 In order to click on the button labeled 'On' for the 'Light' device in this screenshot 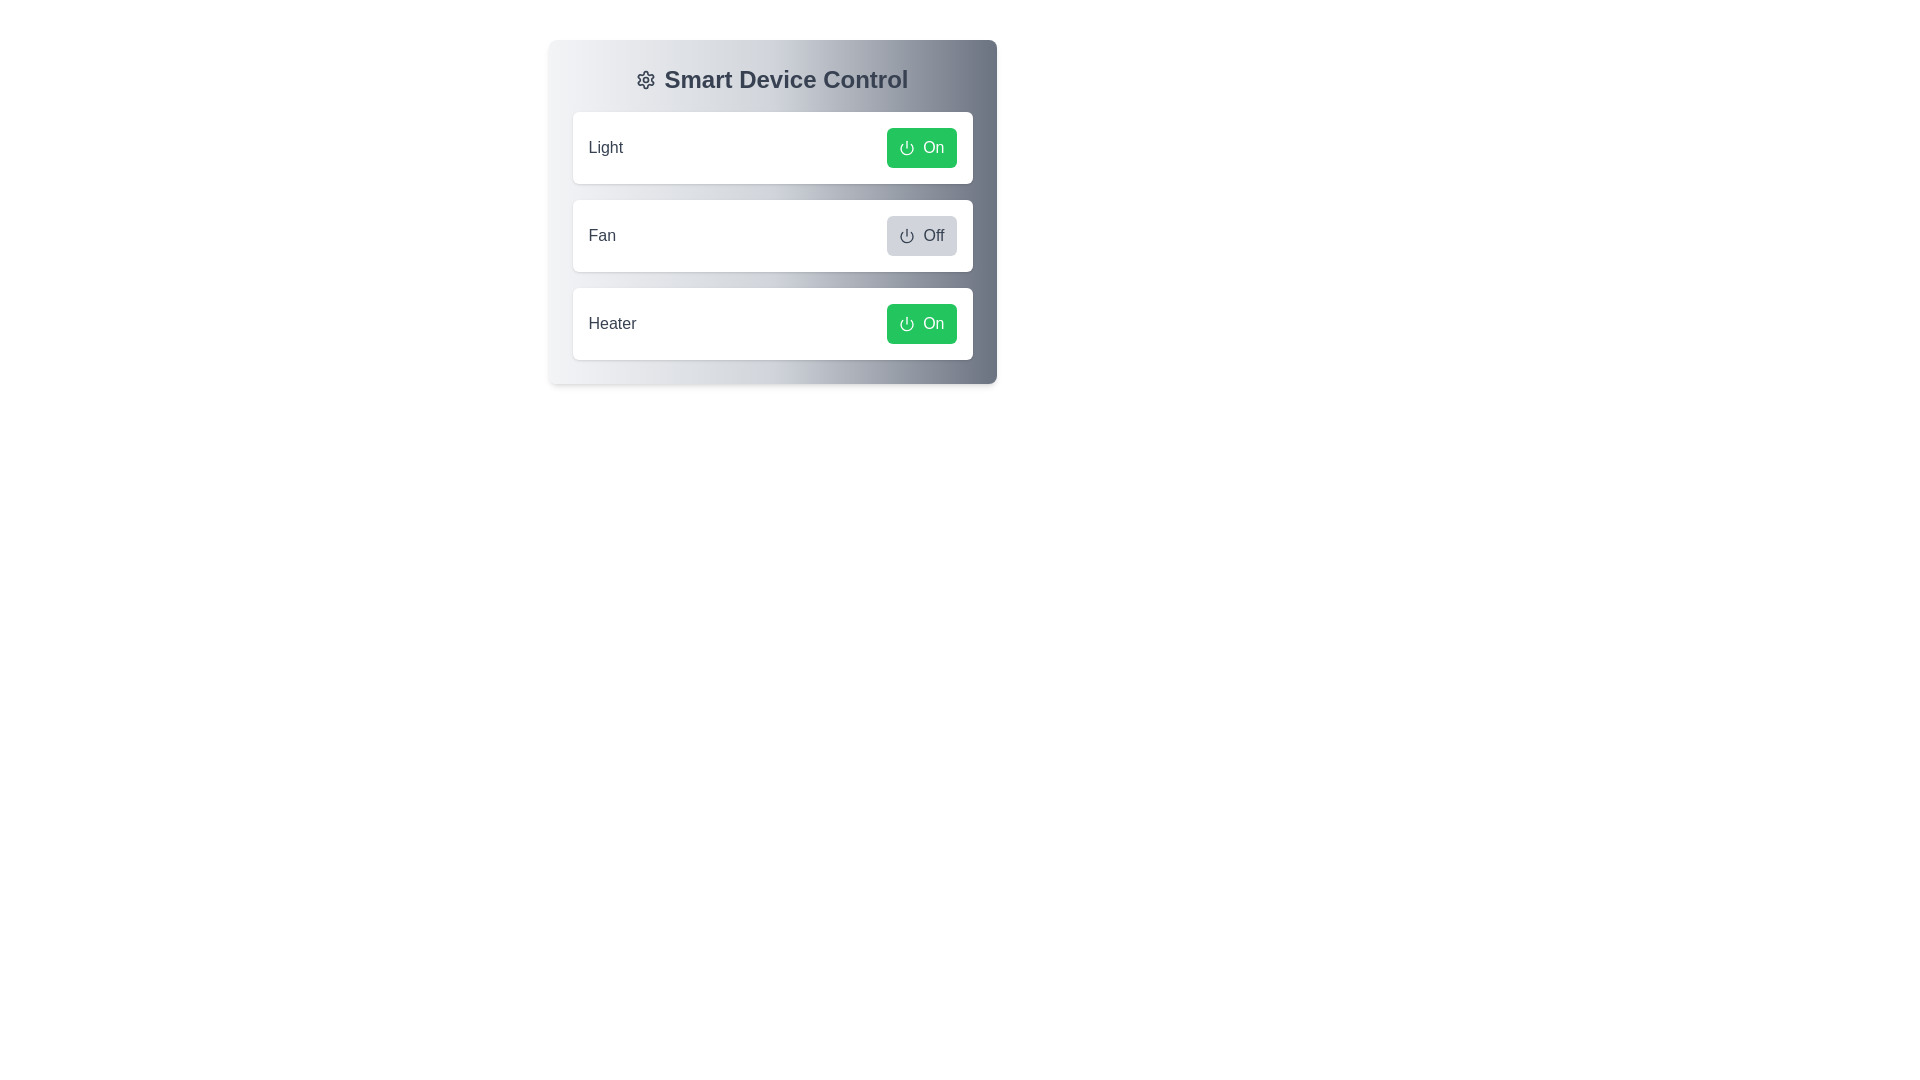, I will do `click(920, 146)`.